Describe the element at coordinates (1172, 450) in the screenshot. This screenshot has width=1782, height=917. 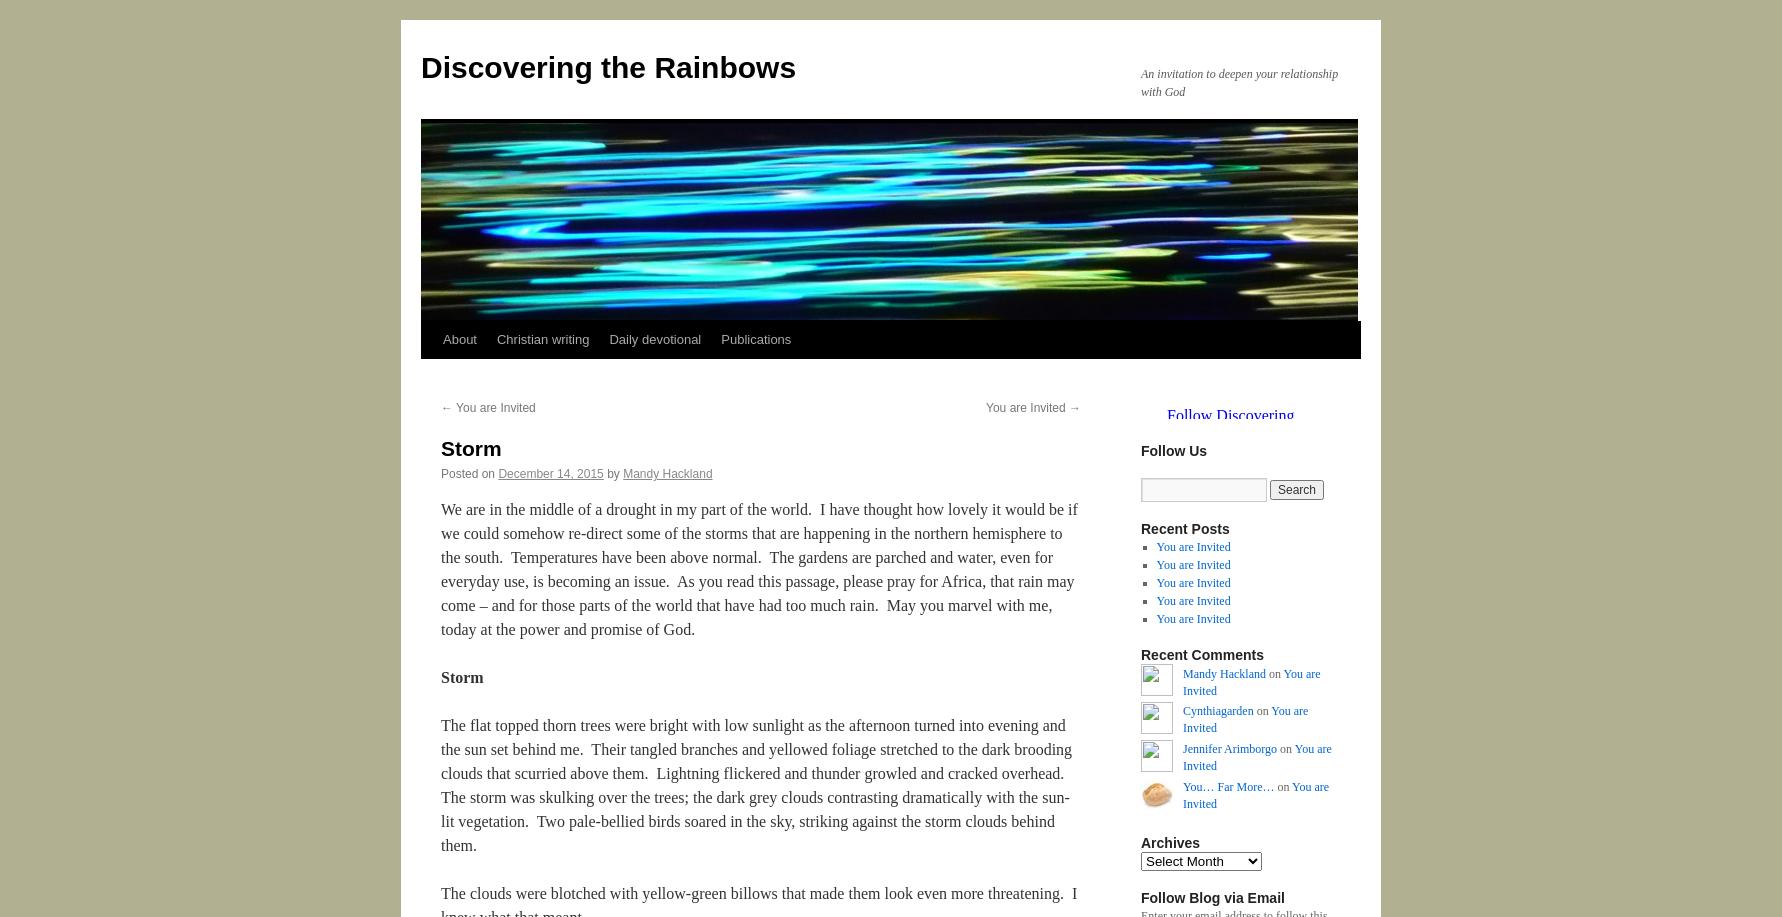
I see `'Follow Us'` at that location.